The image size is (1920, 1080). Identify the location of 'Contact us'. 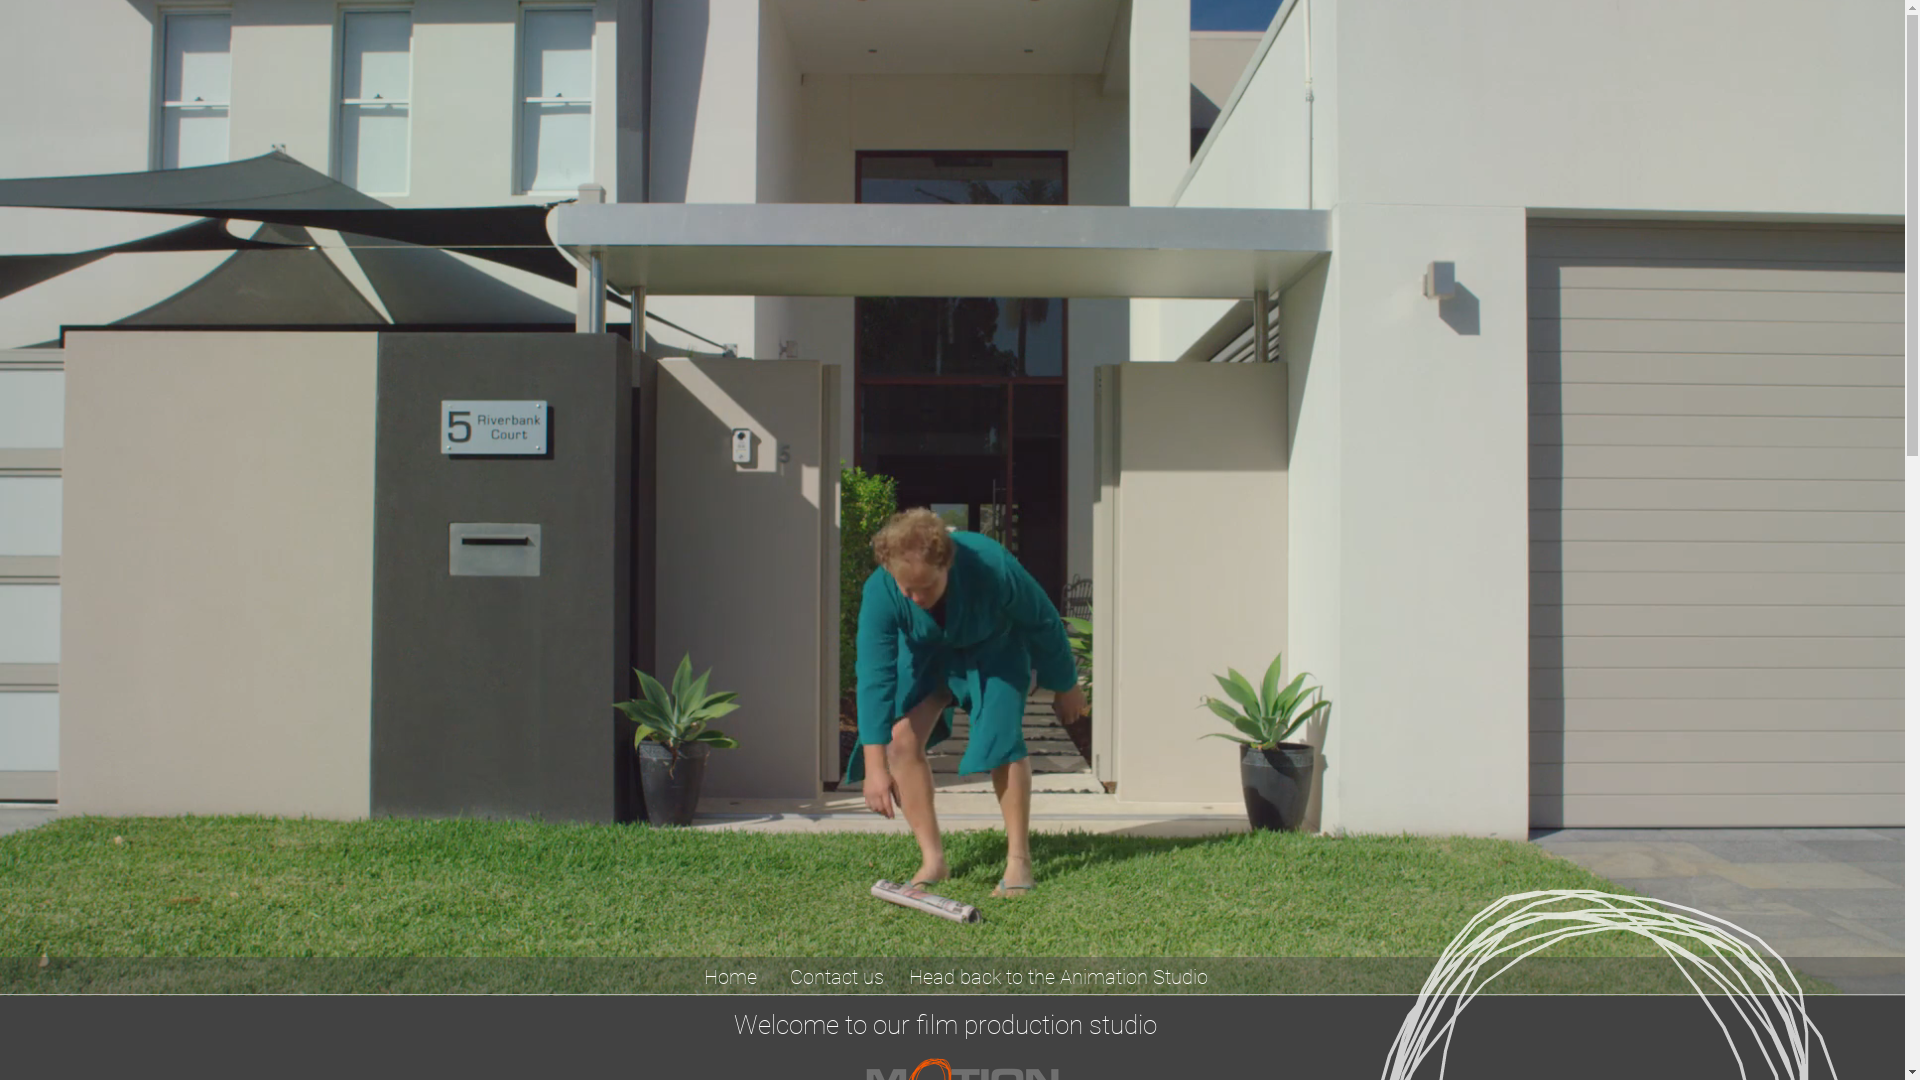
(775, 975).